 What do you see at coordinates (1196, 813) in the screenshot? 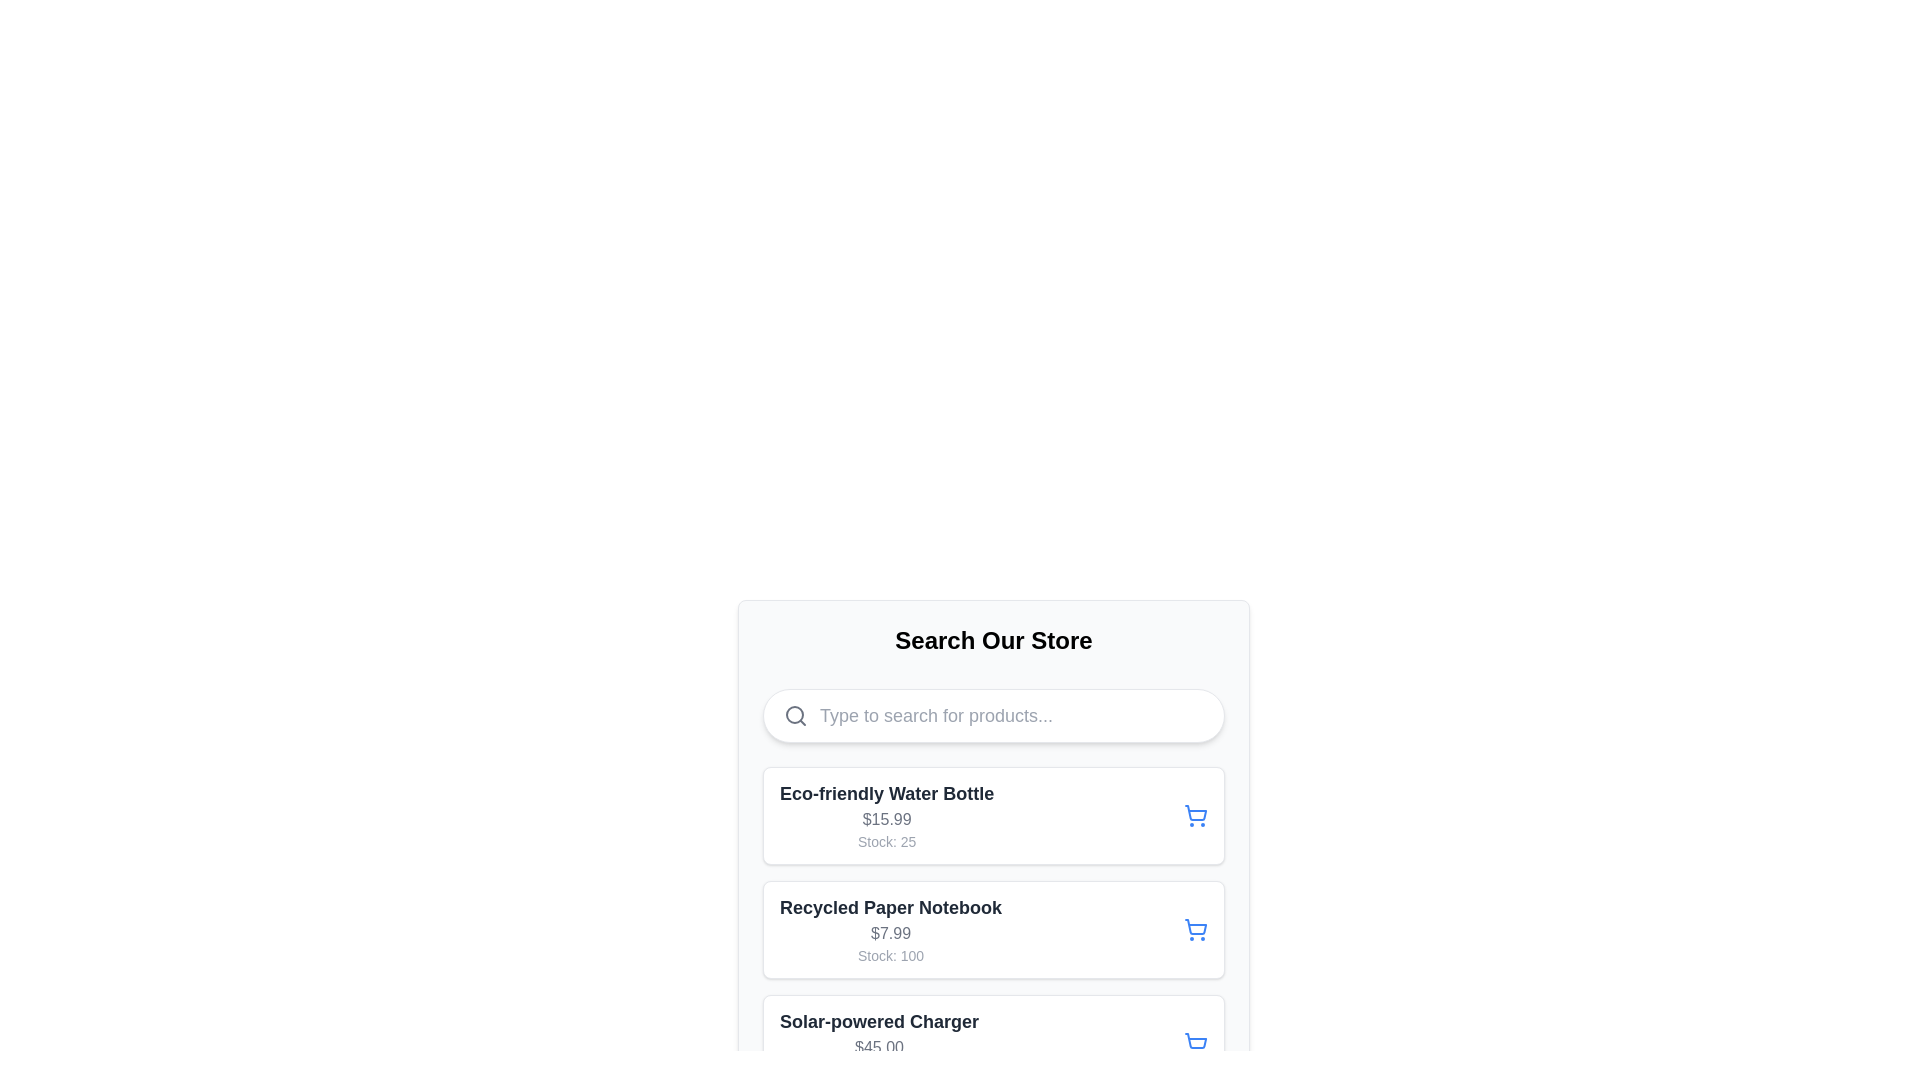
I see `the center of the main body part of the shopping cart icon` at bounding box center [1196, 813].